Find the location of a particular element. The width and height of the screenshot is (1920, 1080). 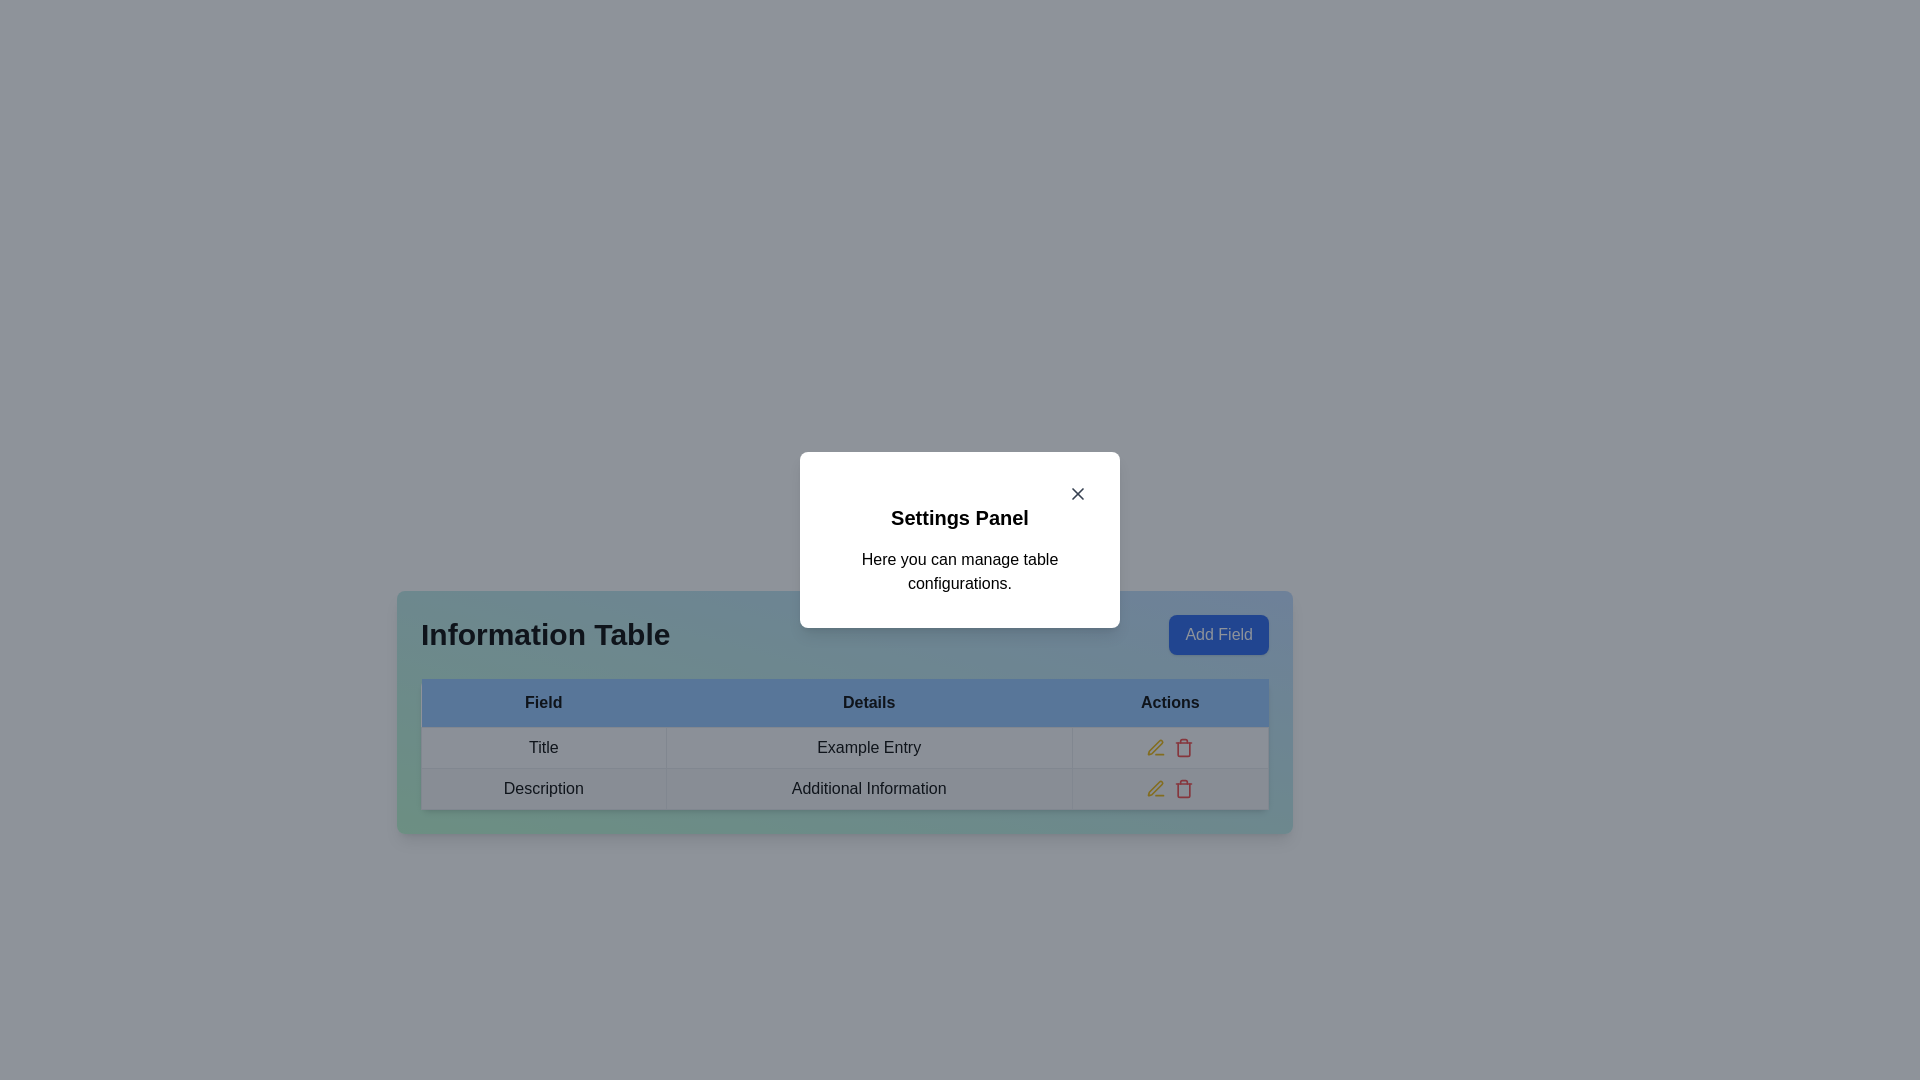

the table header row with a blue background containing 'Field', 'Details', and 'Actions', located beneath the 'Information Table' section is located at coordinates (844, 701).